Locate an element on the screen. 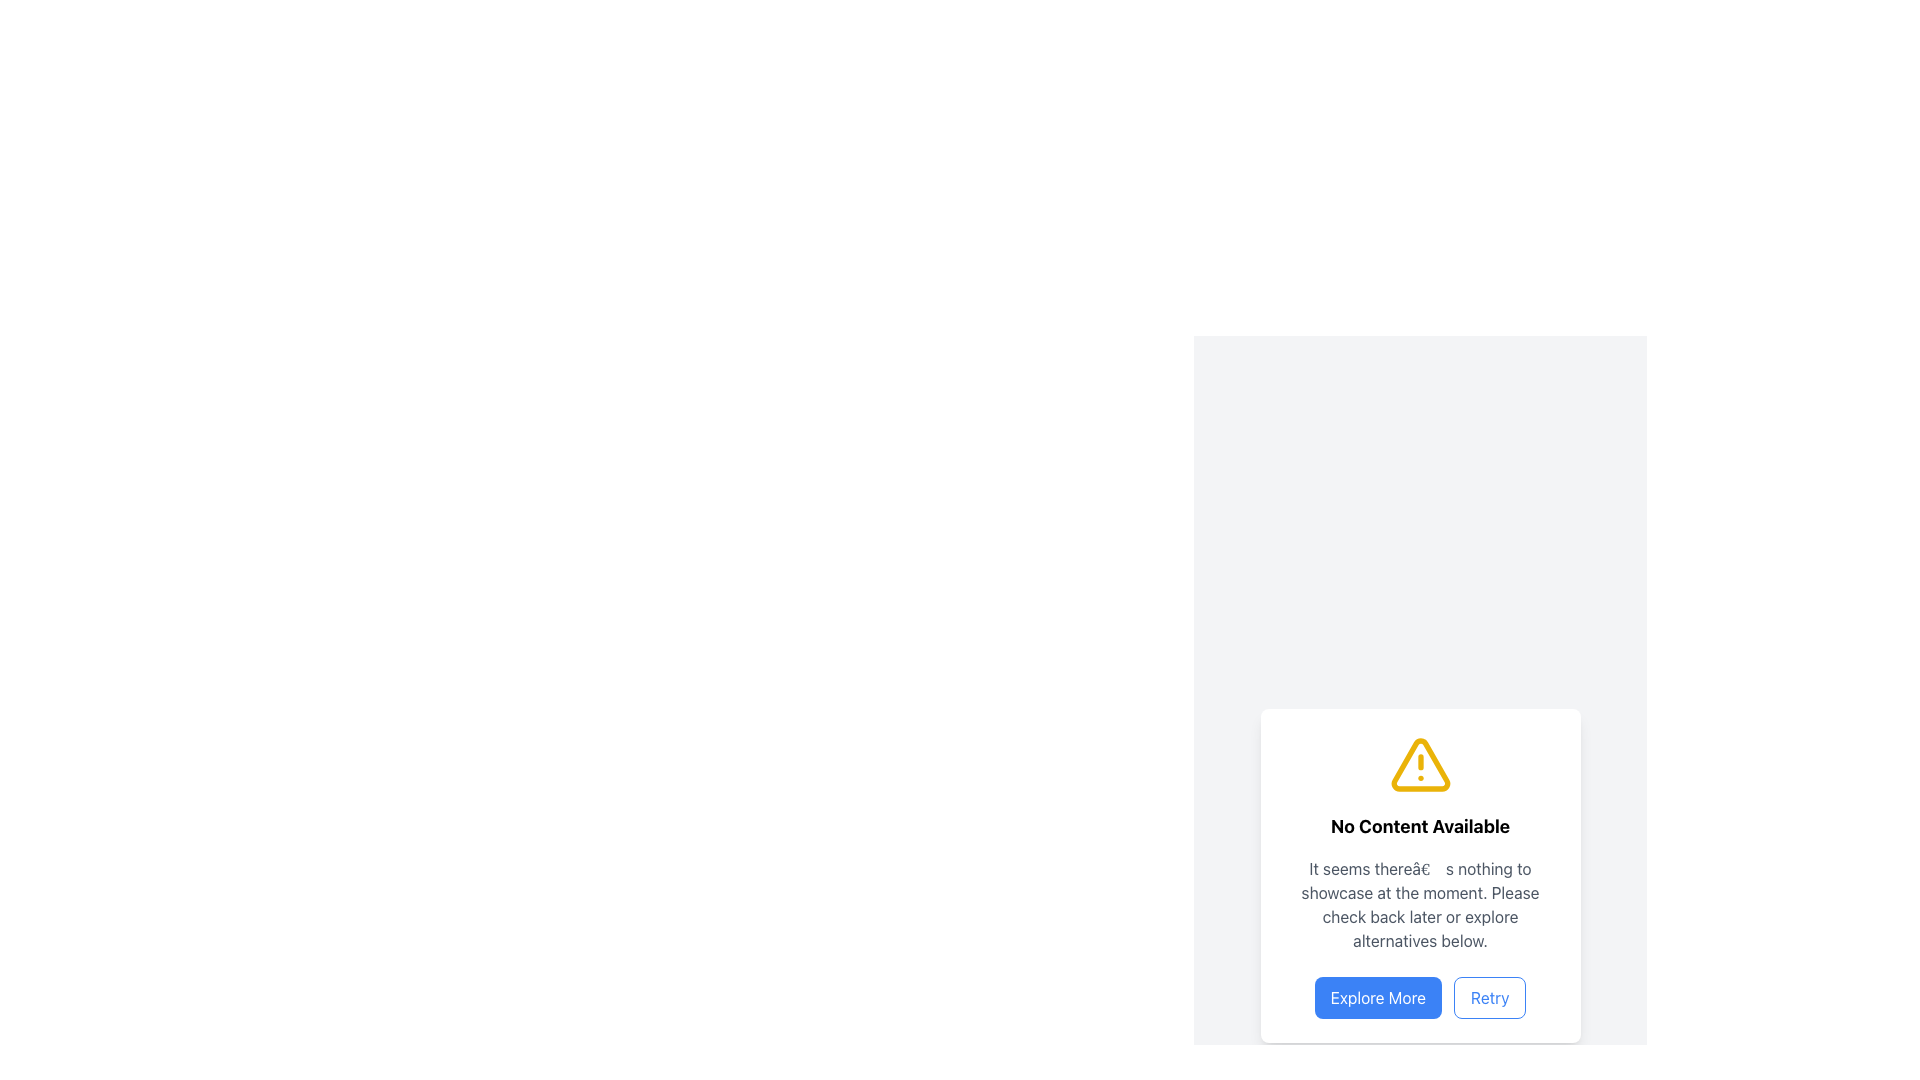  text element that displays 'No Content Available' styled in bold and larger font, centrally aligned within a white card with rounded corners is located at coordinates (1419, 826).